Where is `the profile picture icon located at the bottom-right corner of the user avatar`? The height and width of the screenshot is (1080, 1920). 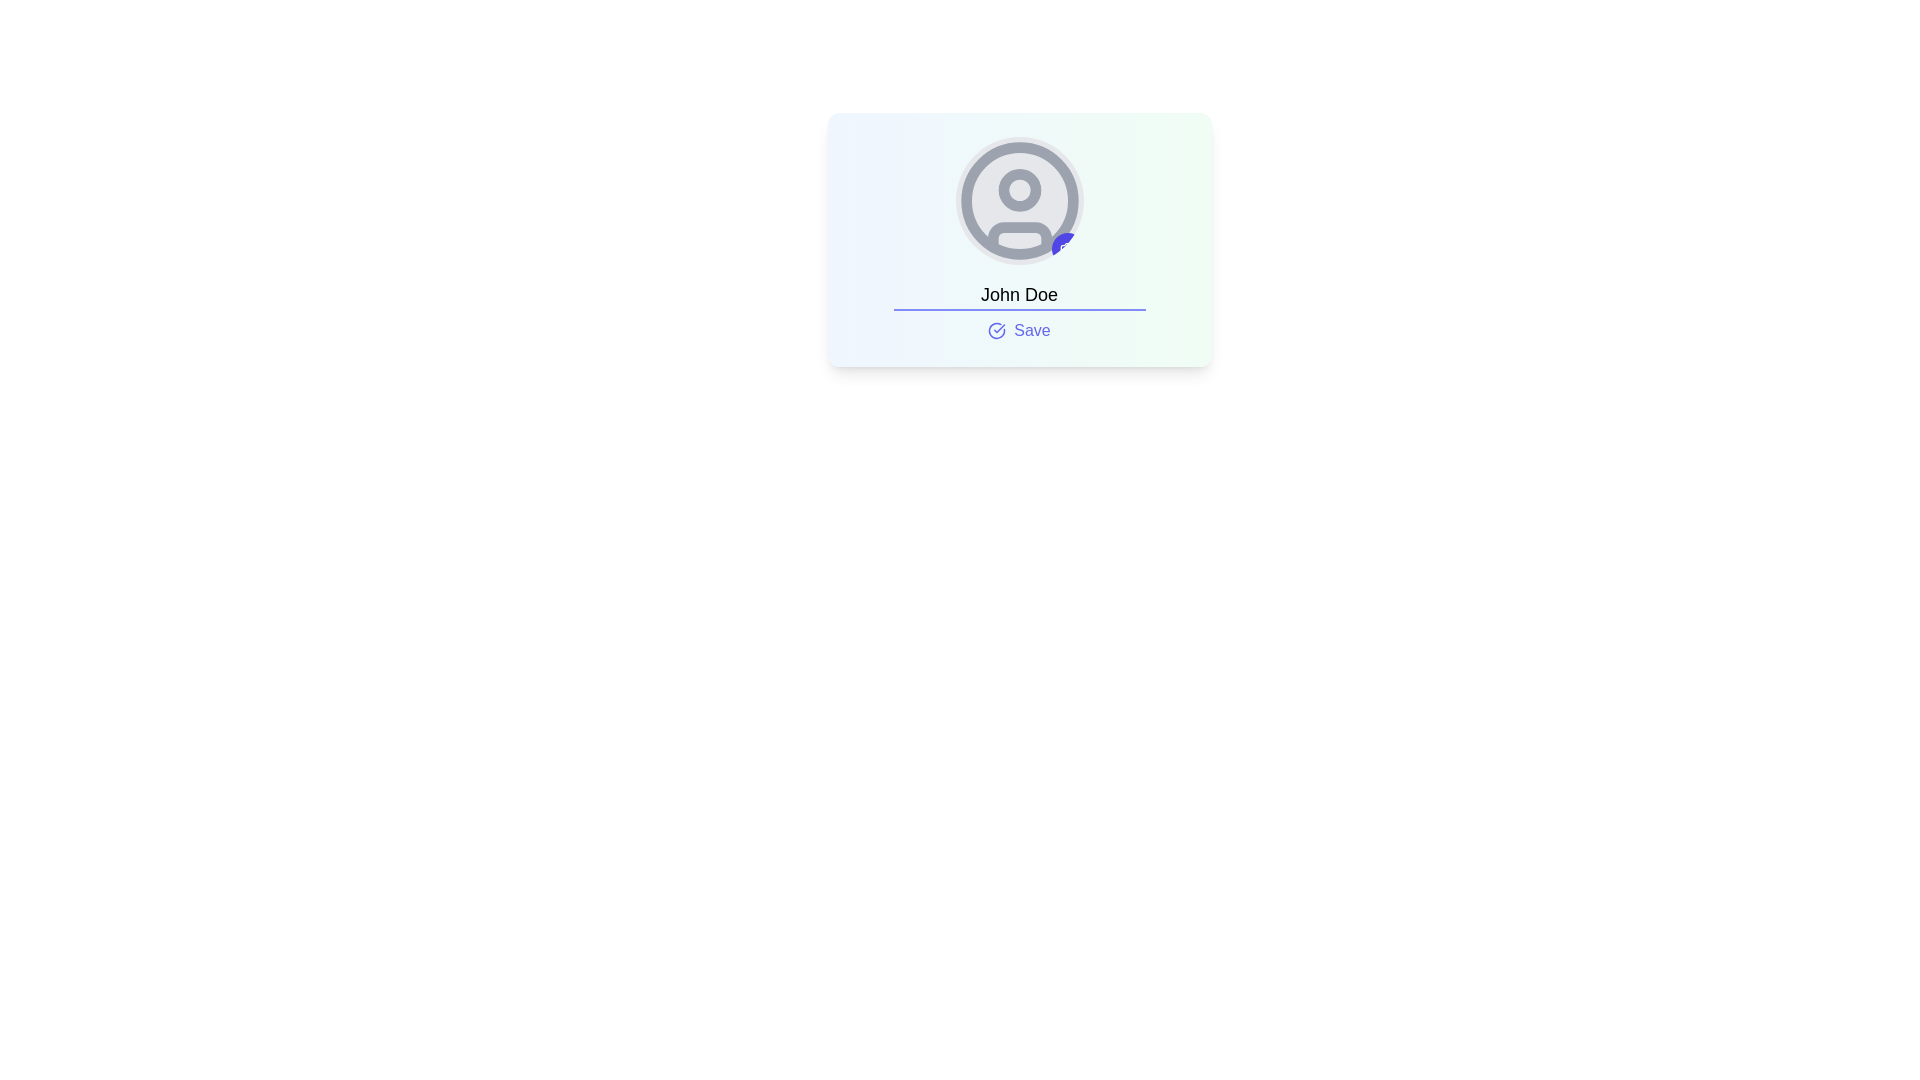
the profile picture icon located at the bottom-right corner of the user avatar is located at coordinates (1066, 248).